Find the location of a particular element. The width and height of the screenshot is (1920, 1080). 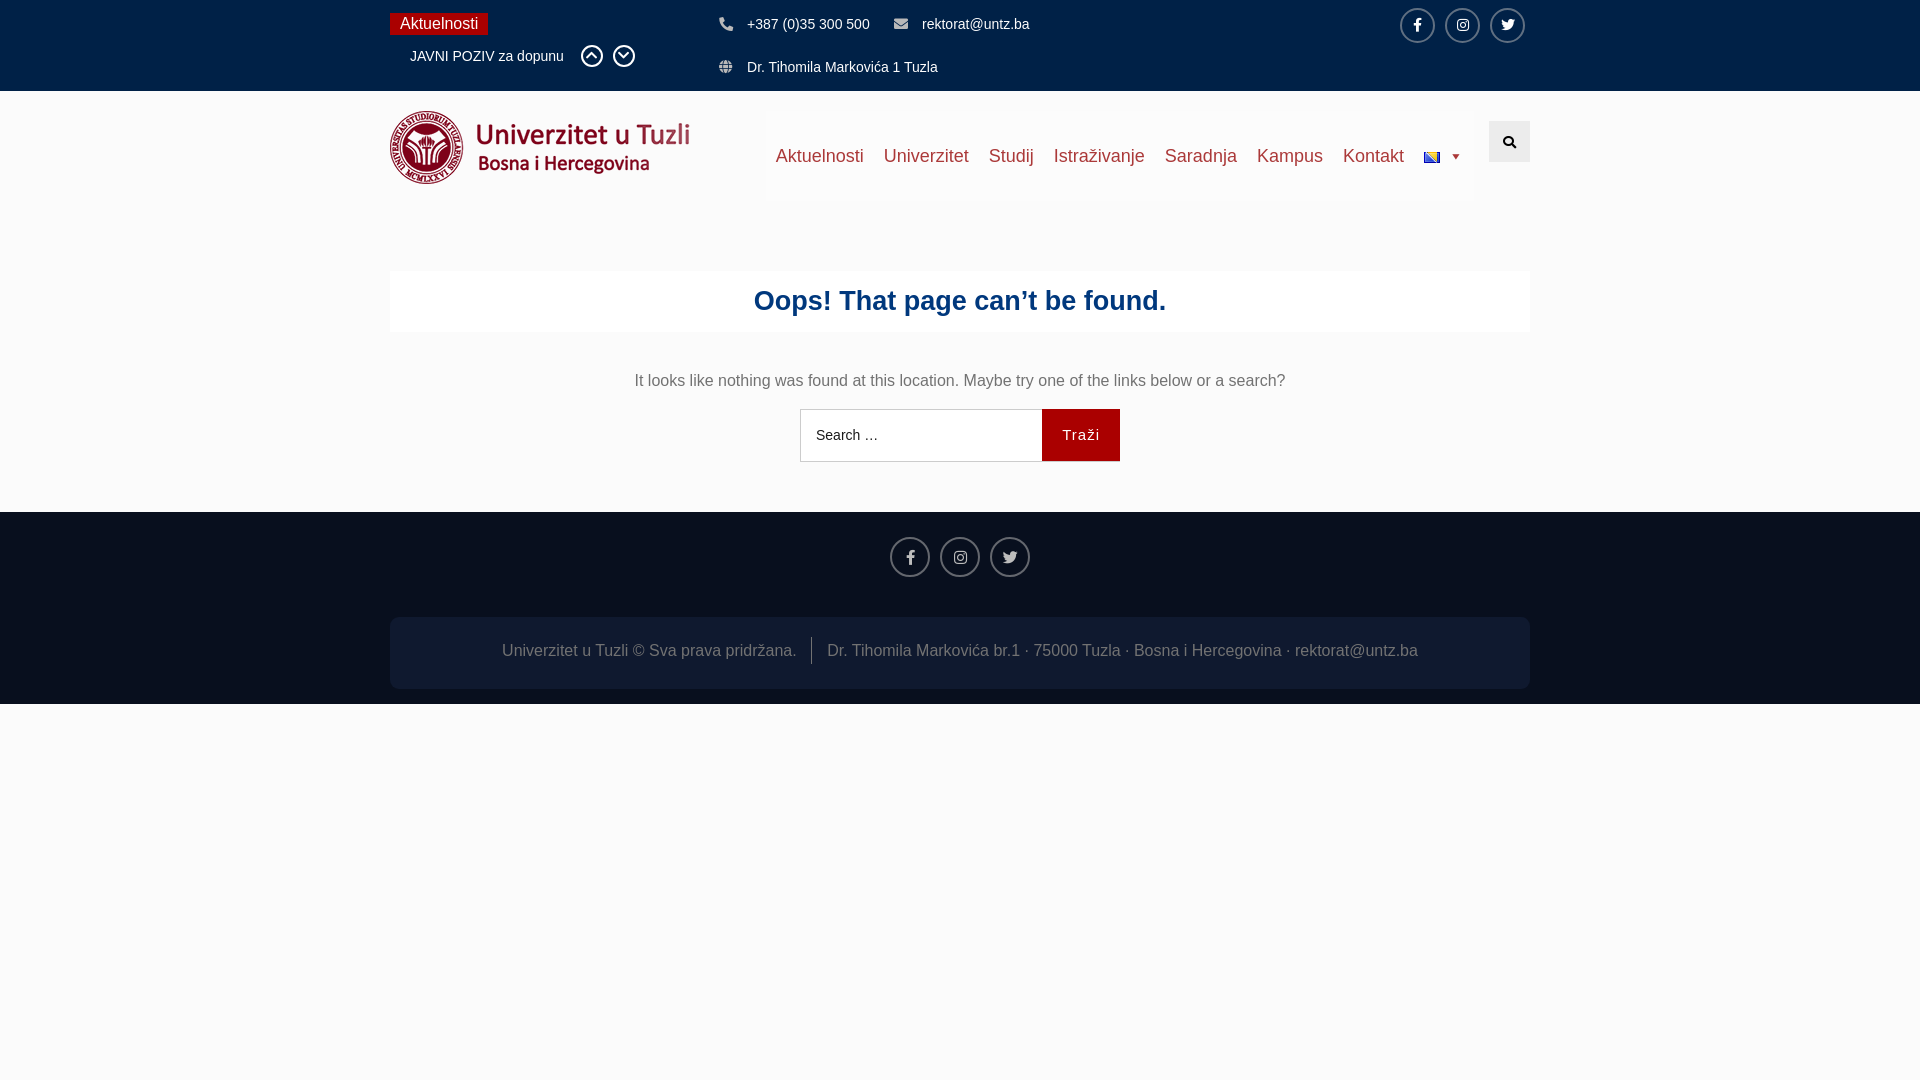

'Facebook' is located at coordinates (888, 556).